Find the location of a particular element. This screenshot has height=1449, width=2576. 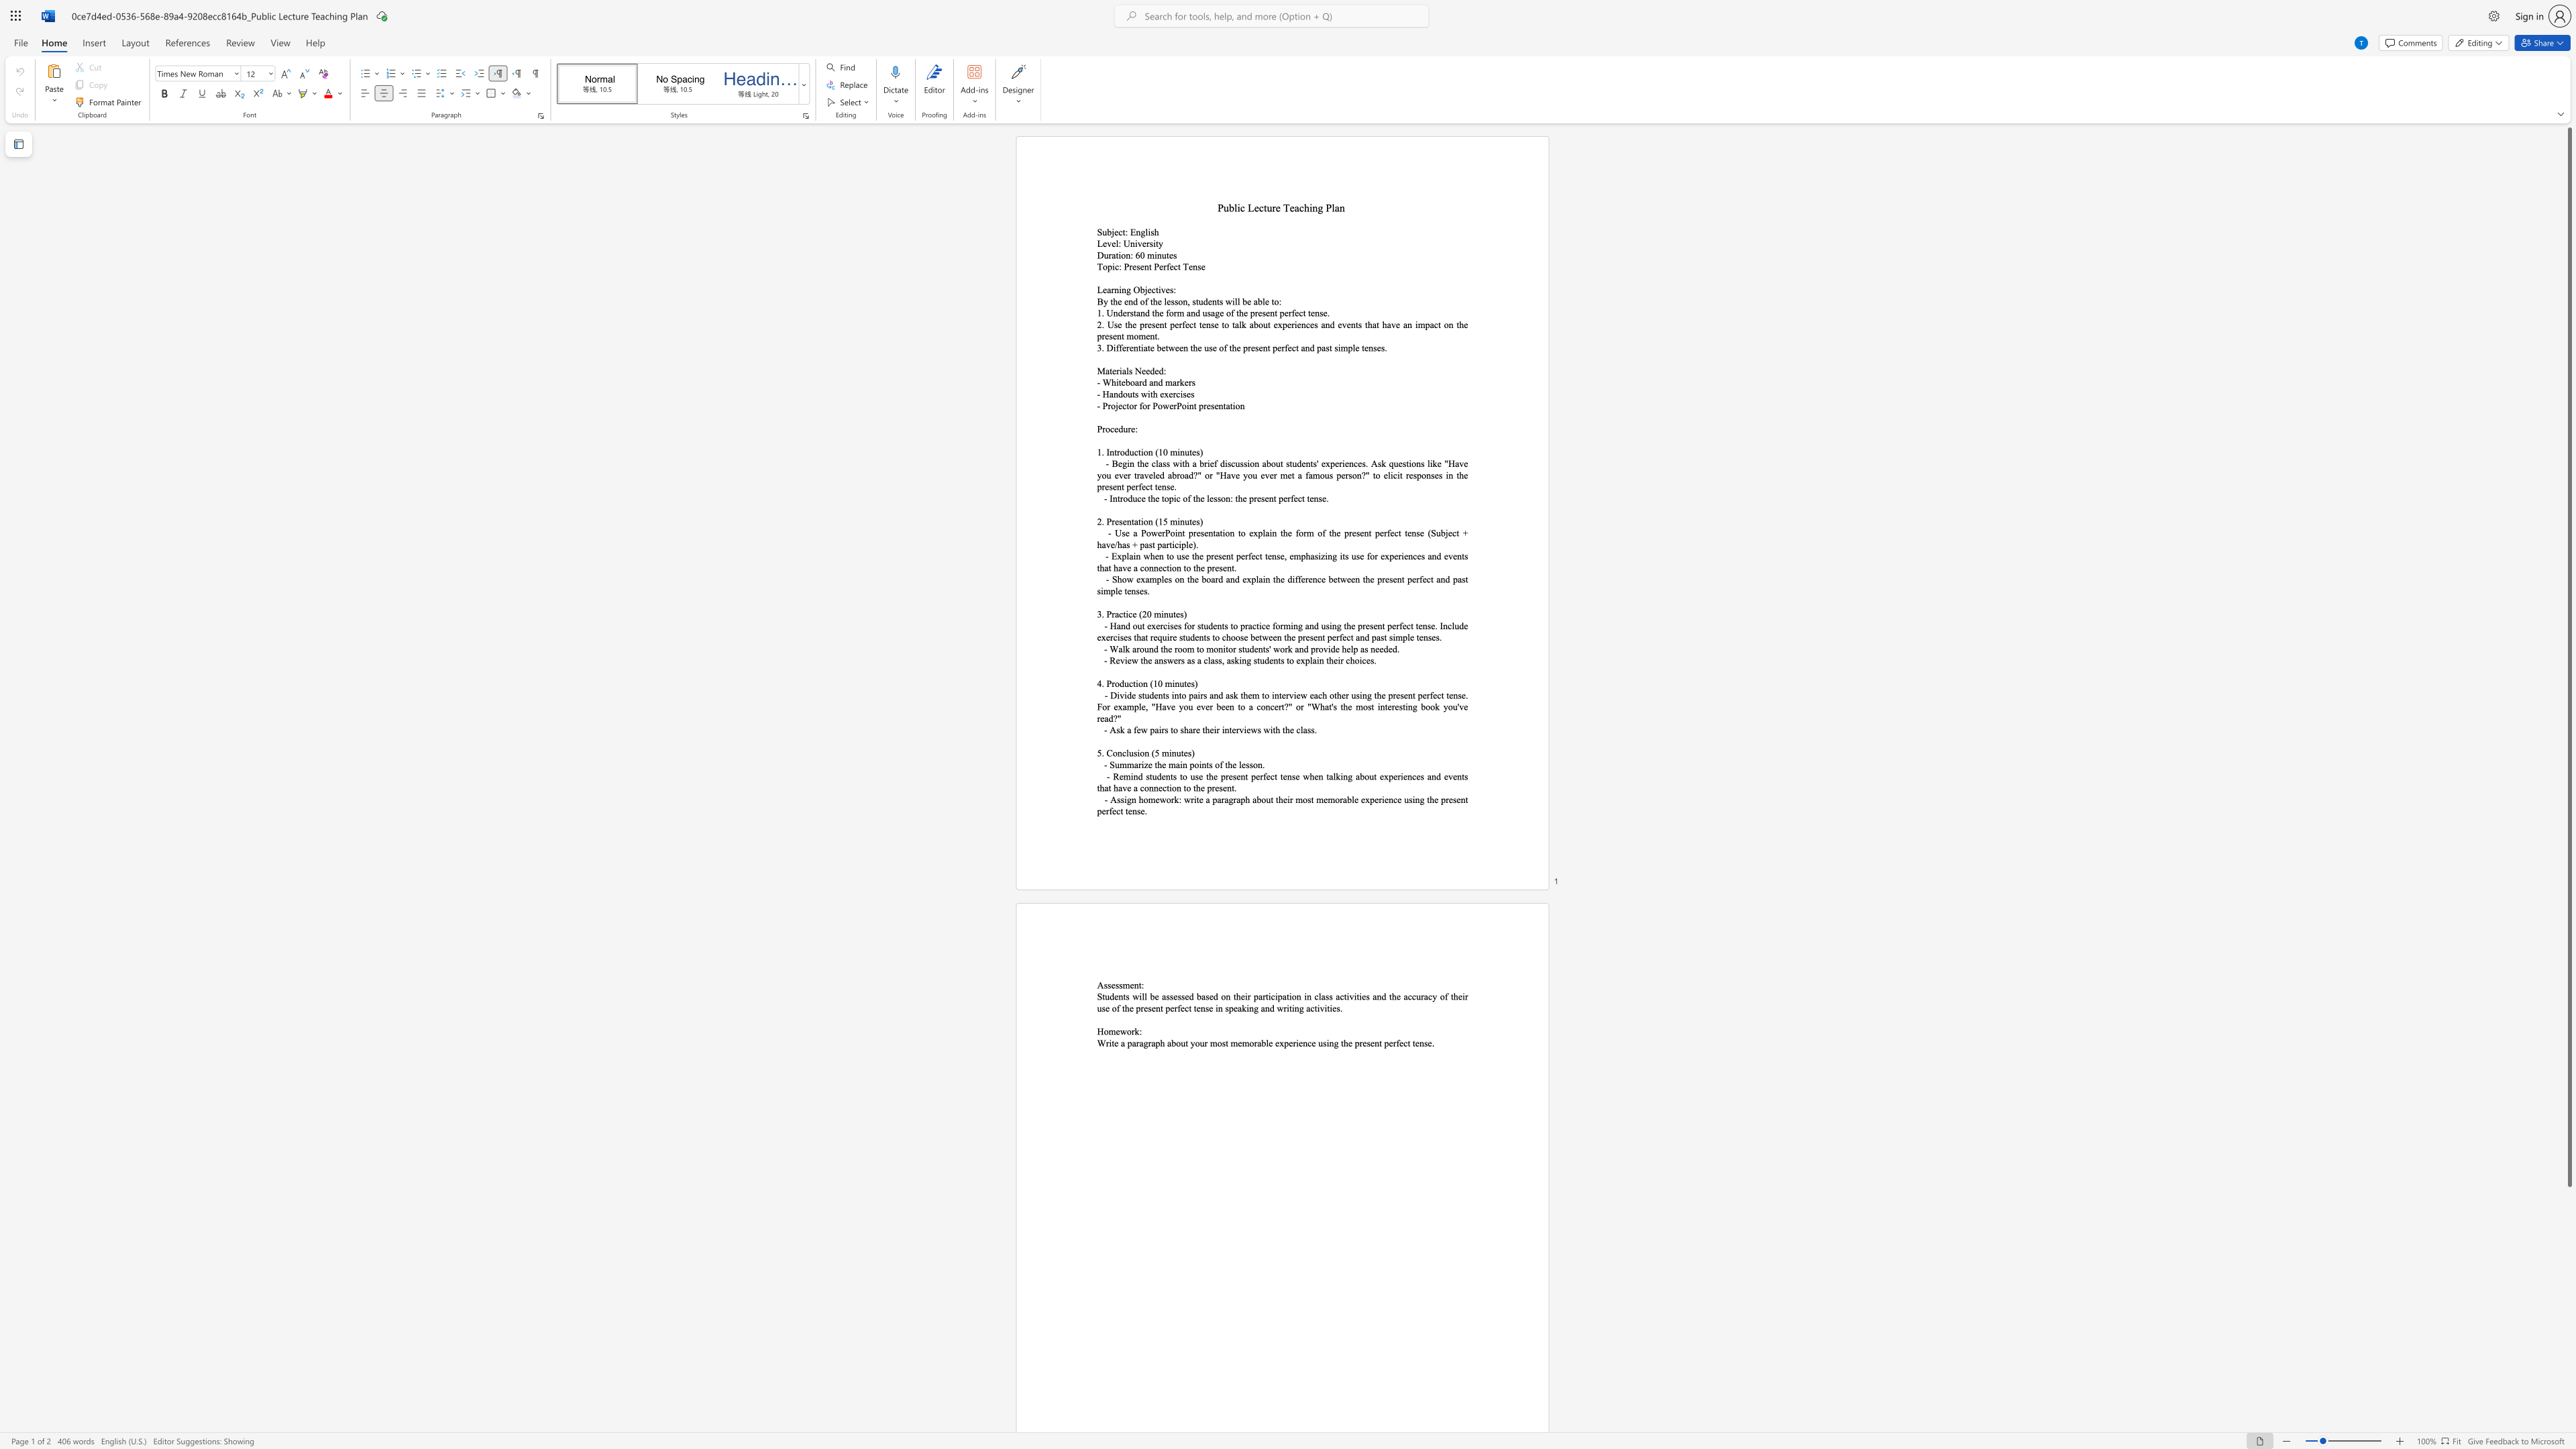

the subset text "ng Objective" within the text "Learning Objectives:" is located at coordinates (1120, 288).